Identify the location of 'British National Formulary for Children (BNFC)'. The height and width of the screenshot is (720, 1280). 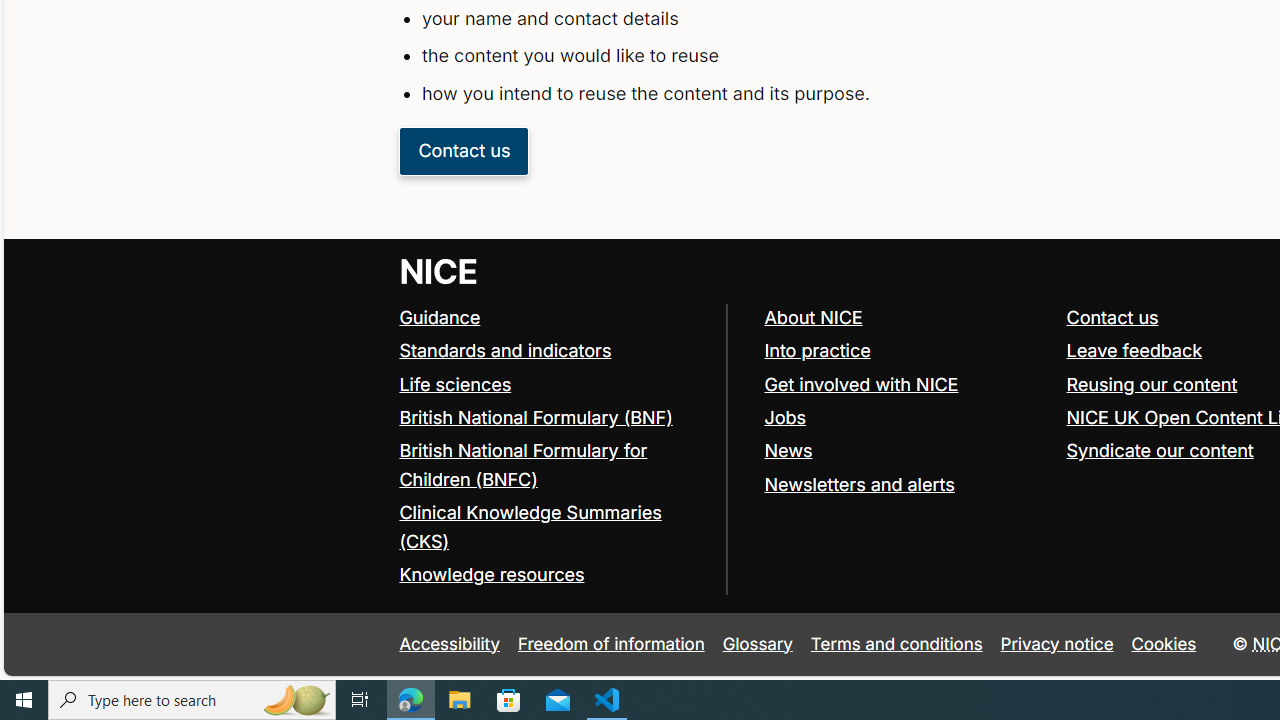
(523, 465).